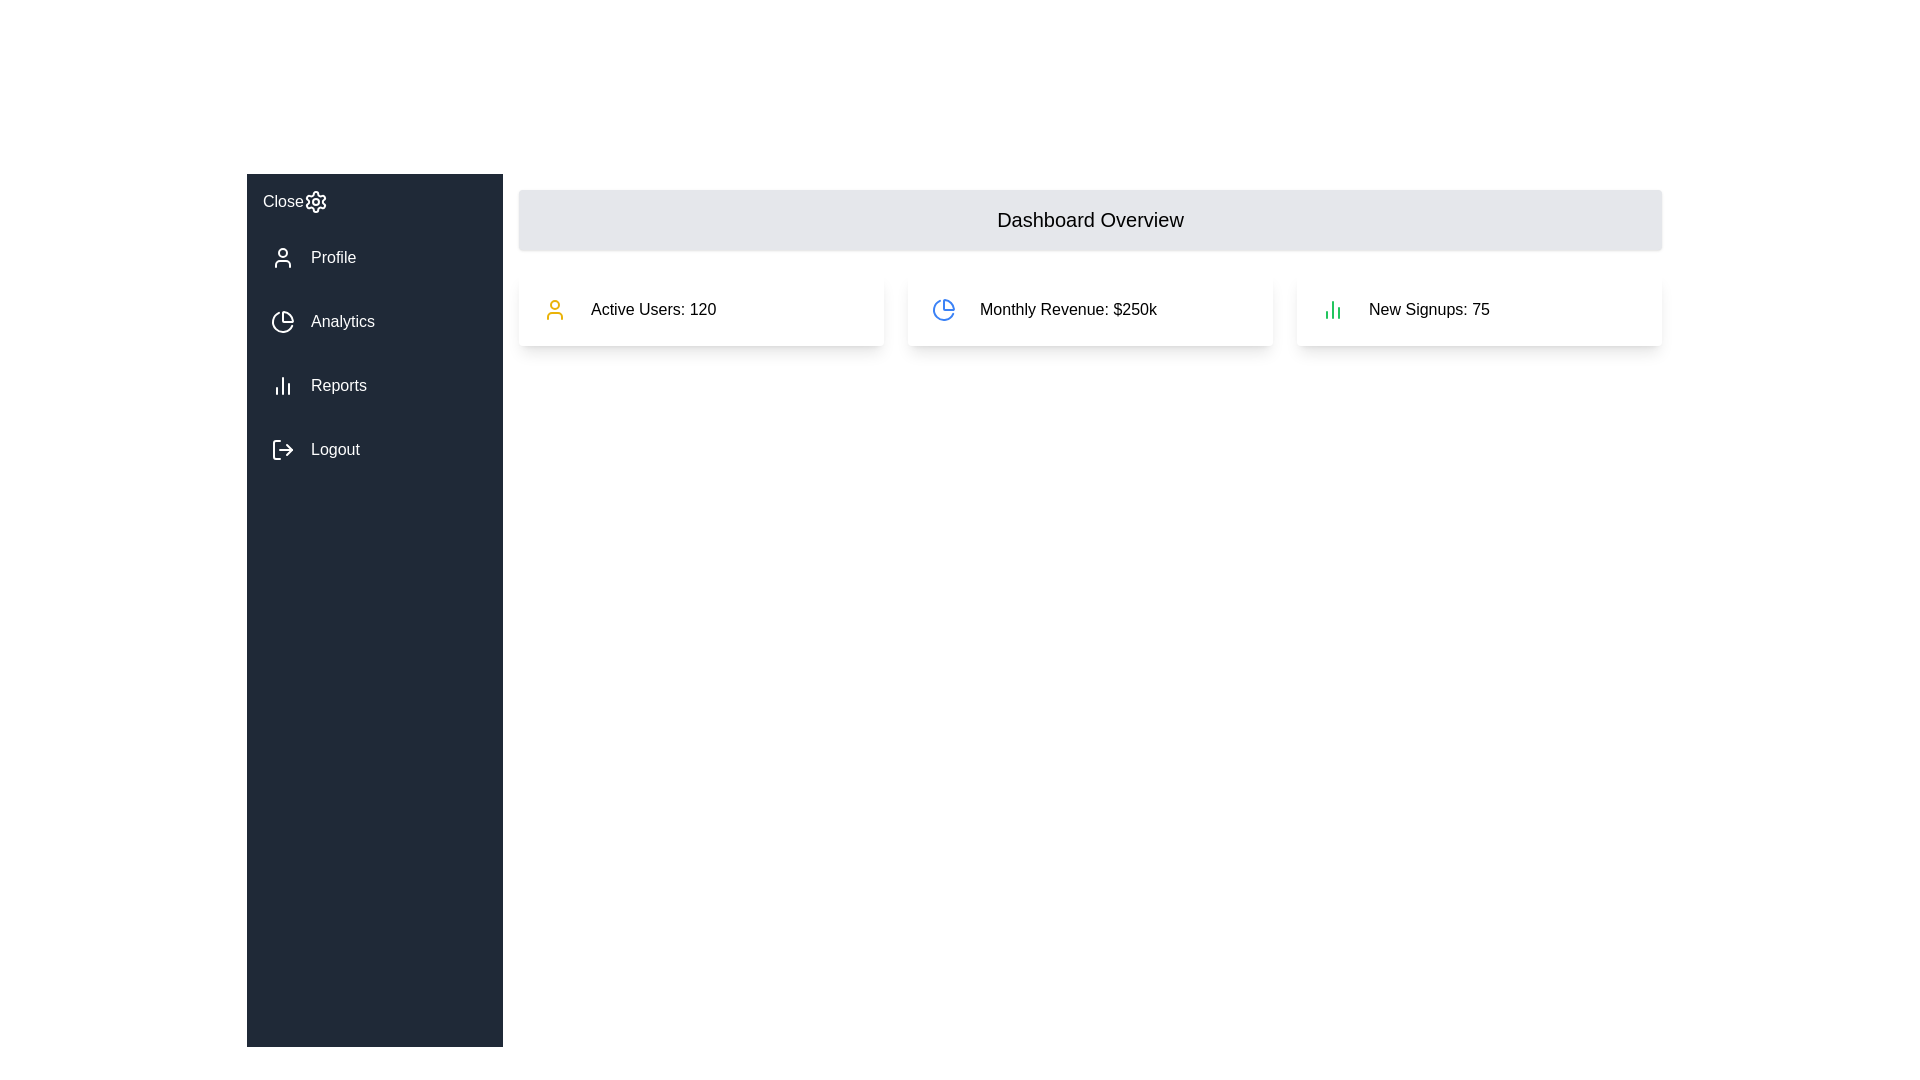 The width and height of the screenshot is (1920, 1080). I want to click on the 'Logout' text label element, which is displayed in white sans-serif font on a dark navy-blue background, located at the bottom of the main menu items in the sidebar, so click(335, 450).